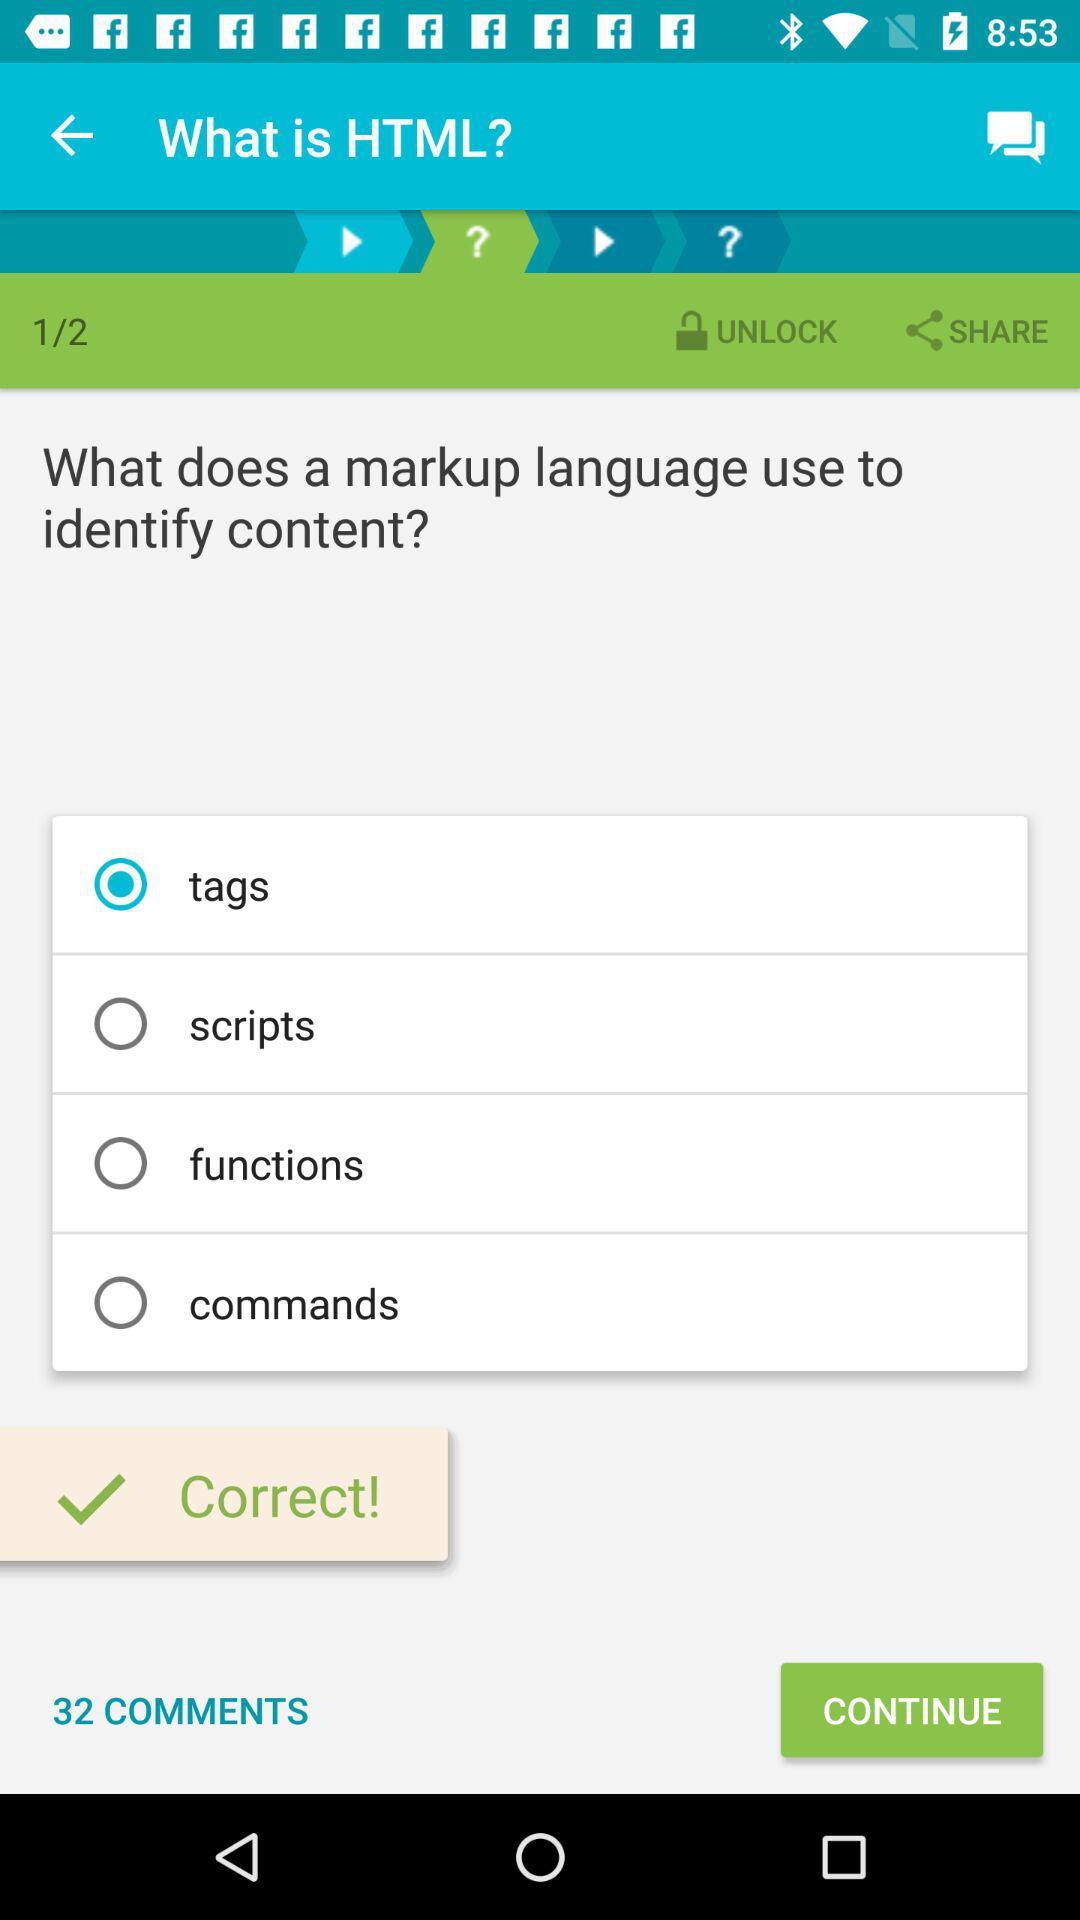  I want to click on icon to the right of unlock, so click(973, 330).